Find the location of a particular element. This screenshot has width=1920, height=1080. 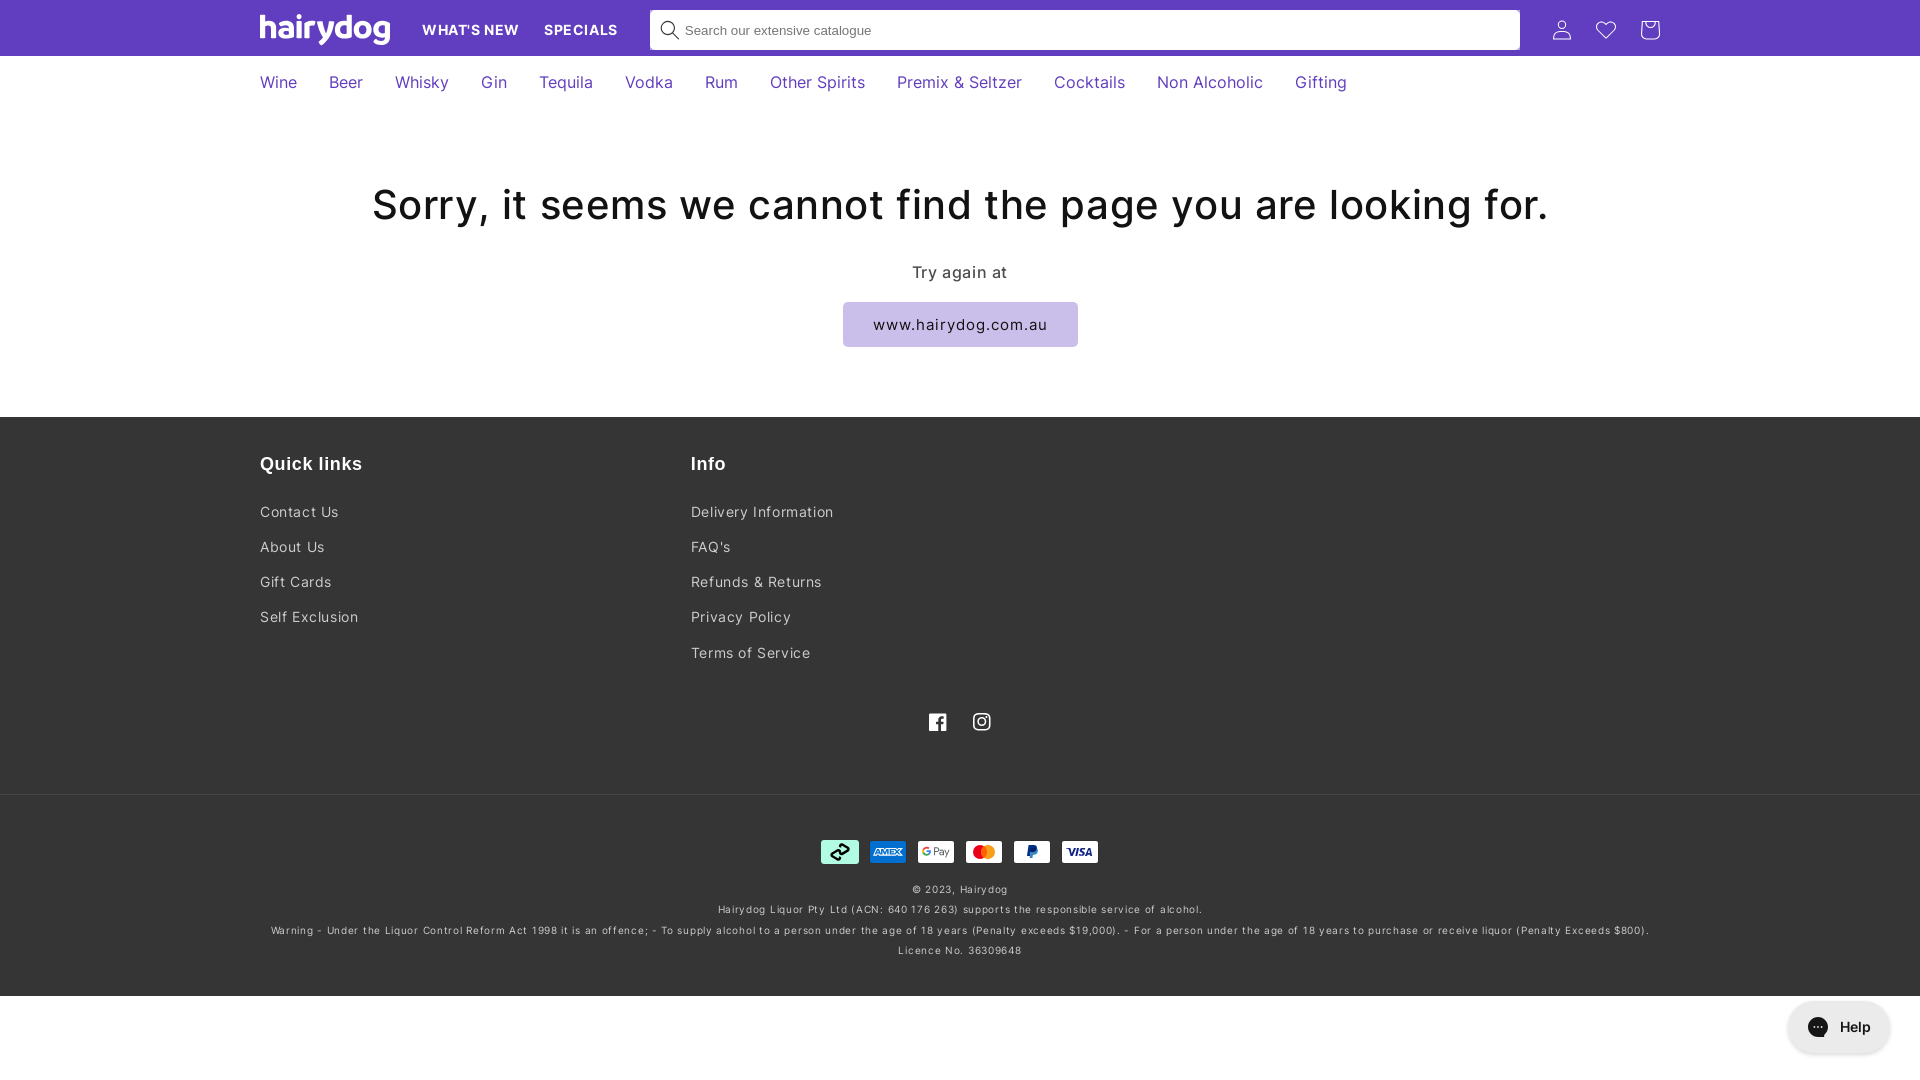

'Contact Us' is located at coordinates (258, 512).